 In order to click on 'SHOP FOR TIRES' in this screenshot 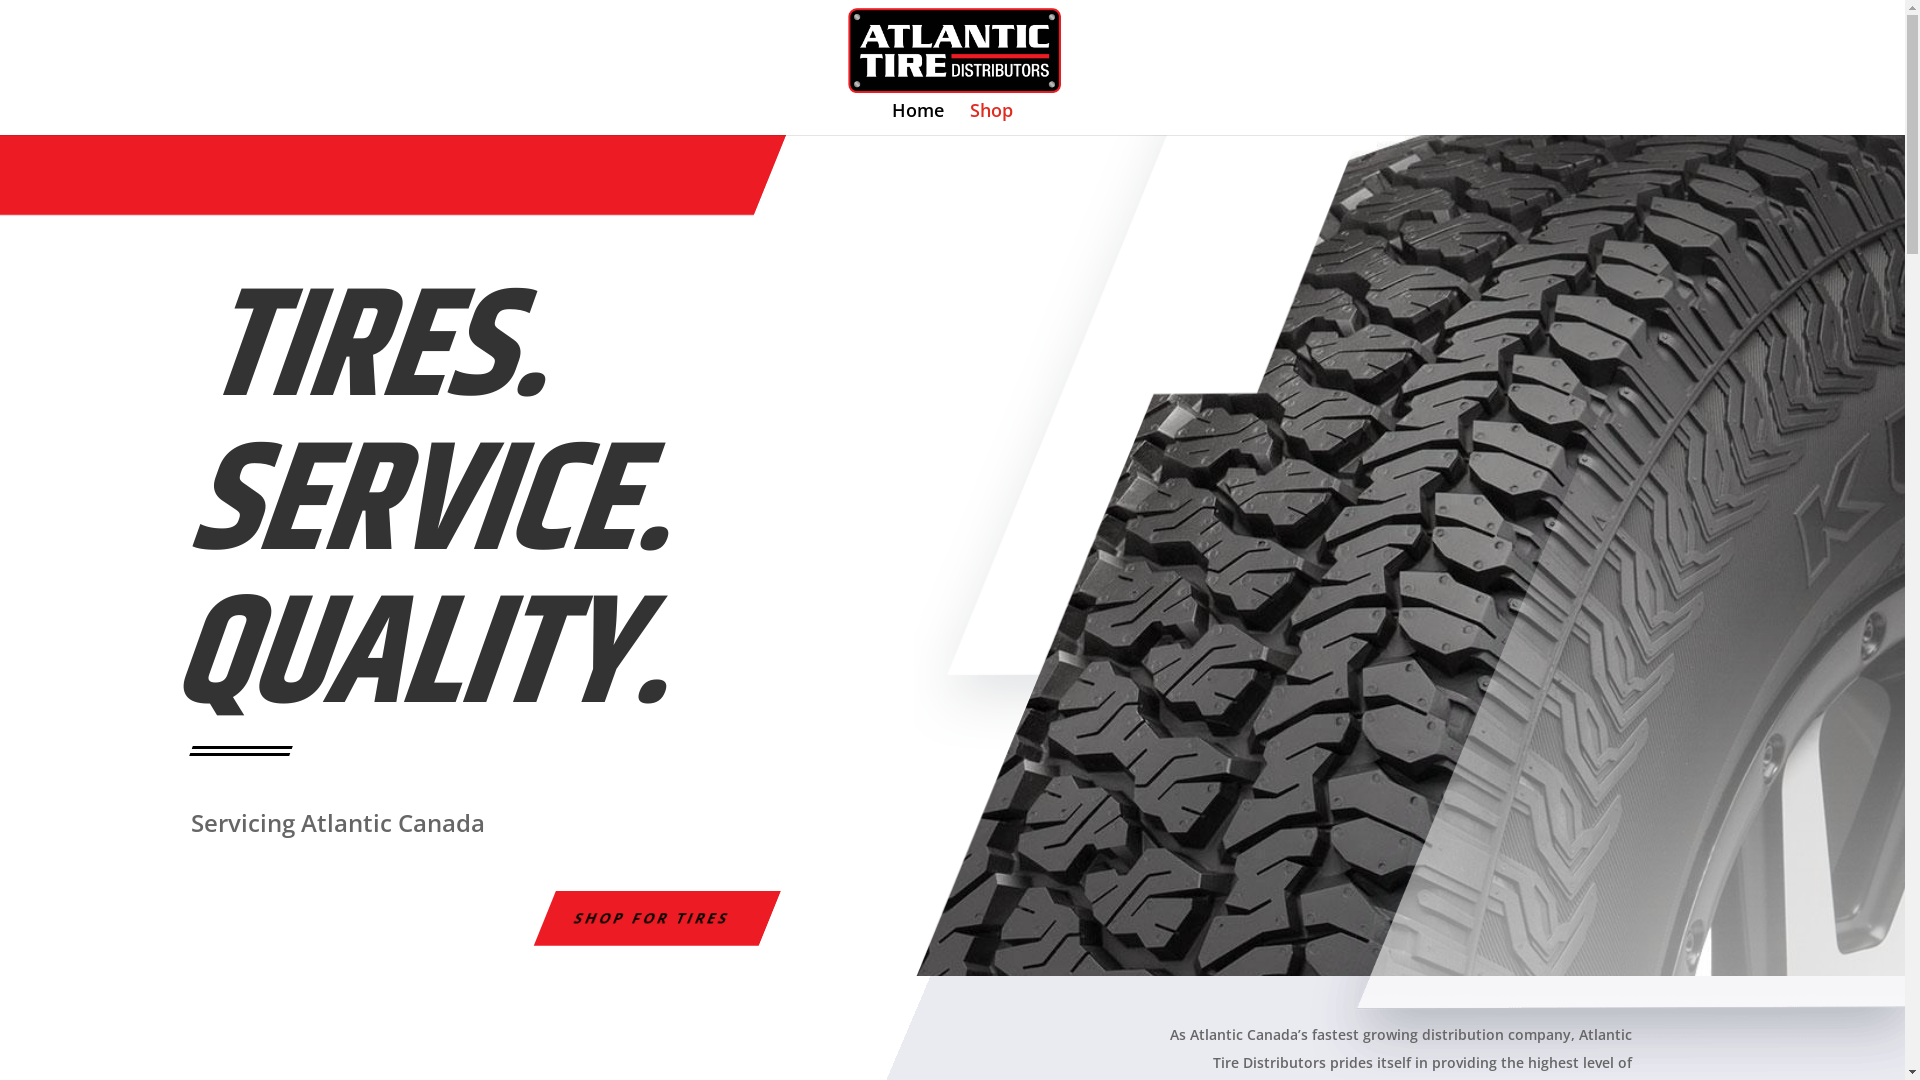, I will do `click(646, 918)`.